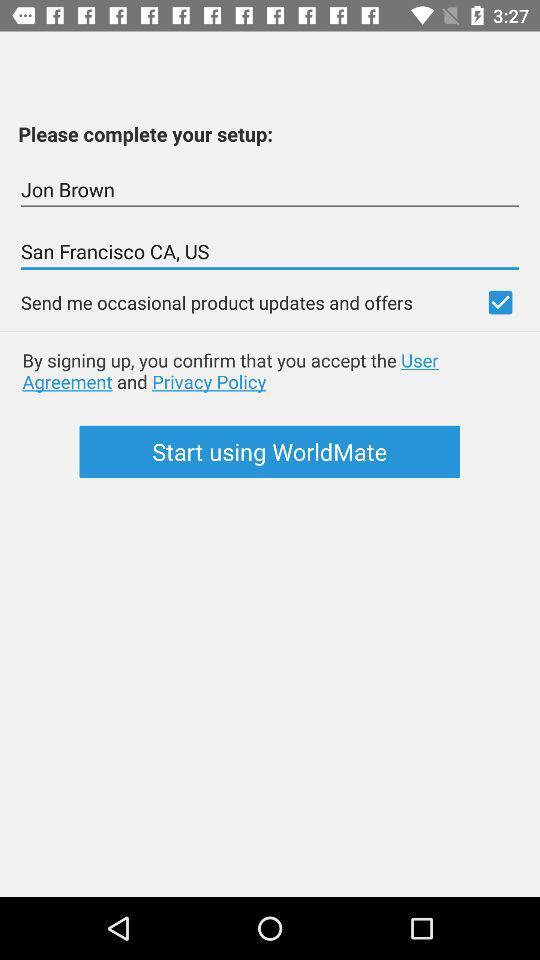 The image size is (540, 960). What do you see at coordinates (499, 302) in the screenshot?
I see `send me product updates or offers on/off` at bounding box center [499, 302].